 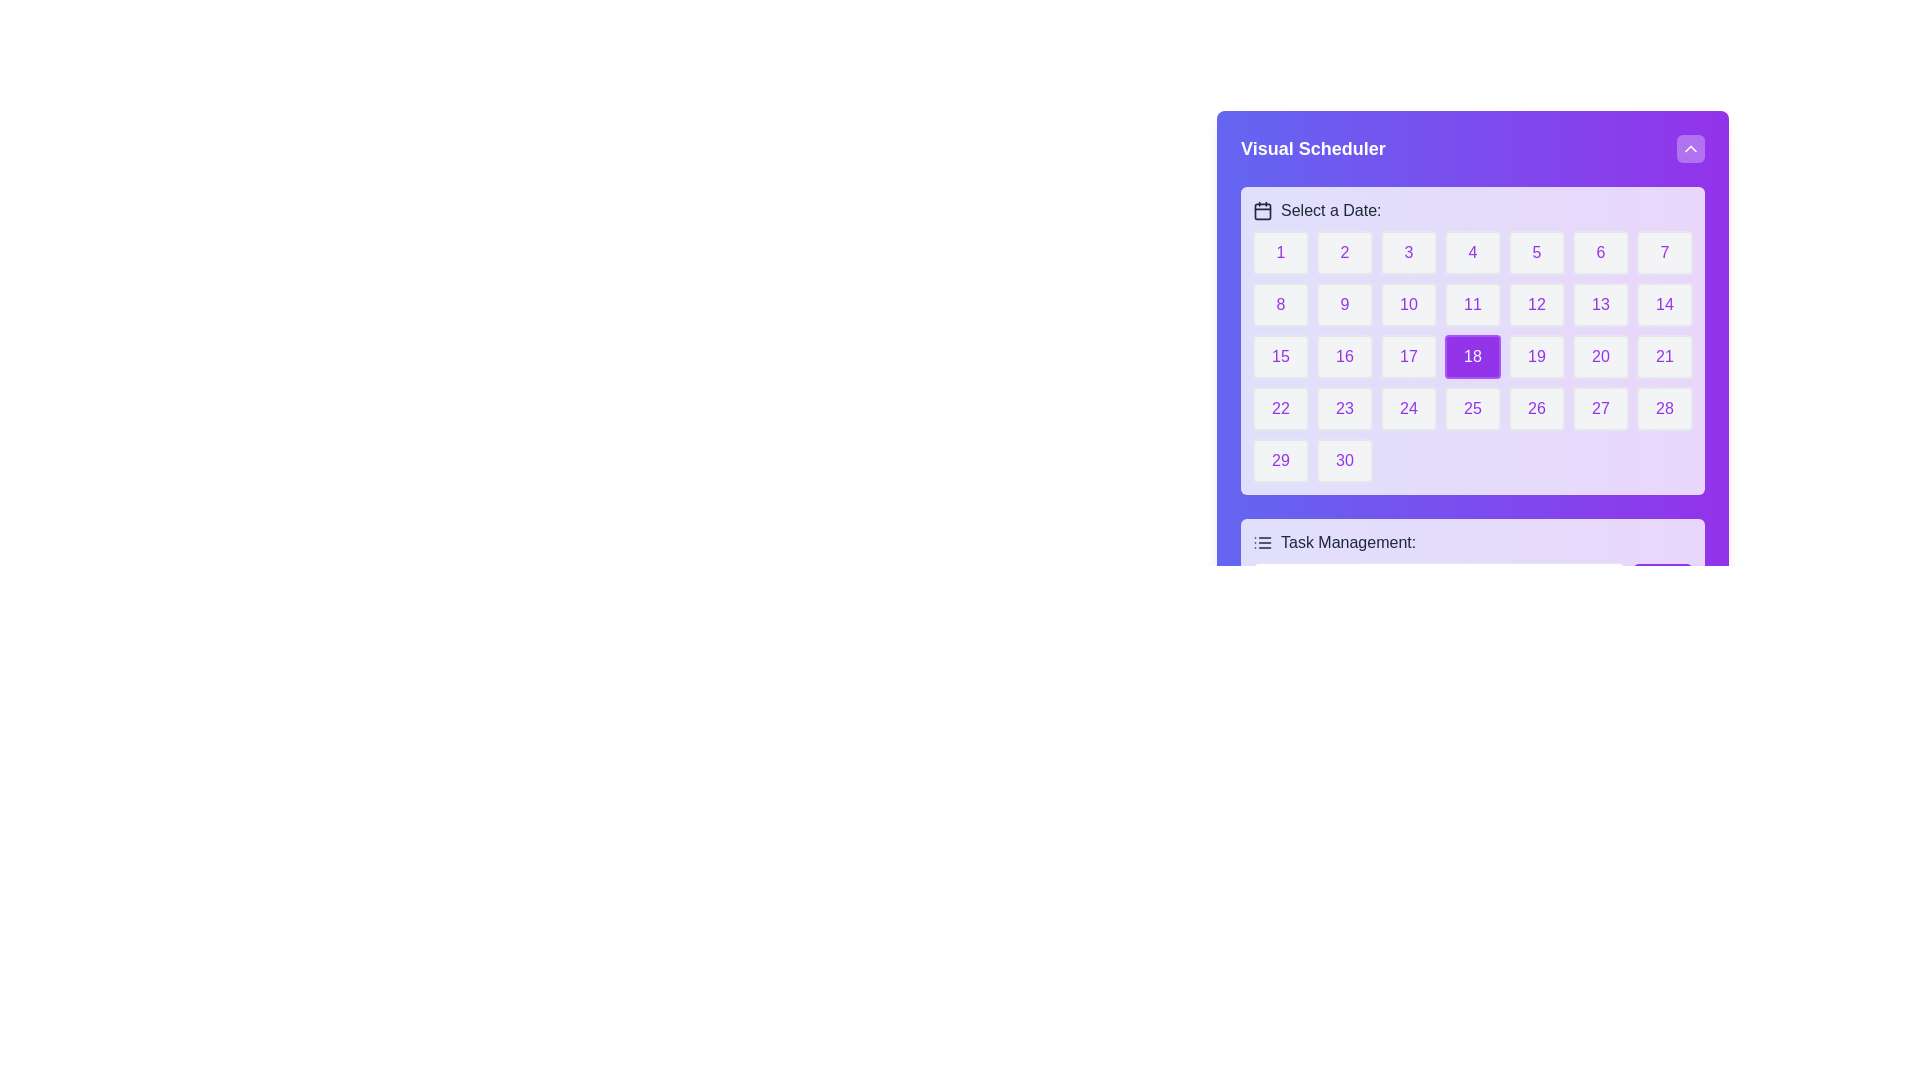 I want to click on the button representing the 15th day of the month in the date selection calendar, so click(x=1281, y=356).